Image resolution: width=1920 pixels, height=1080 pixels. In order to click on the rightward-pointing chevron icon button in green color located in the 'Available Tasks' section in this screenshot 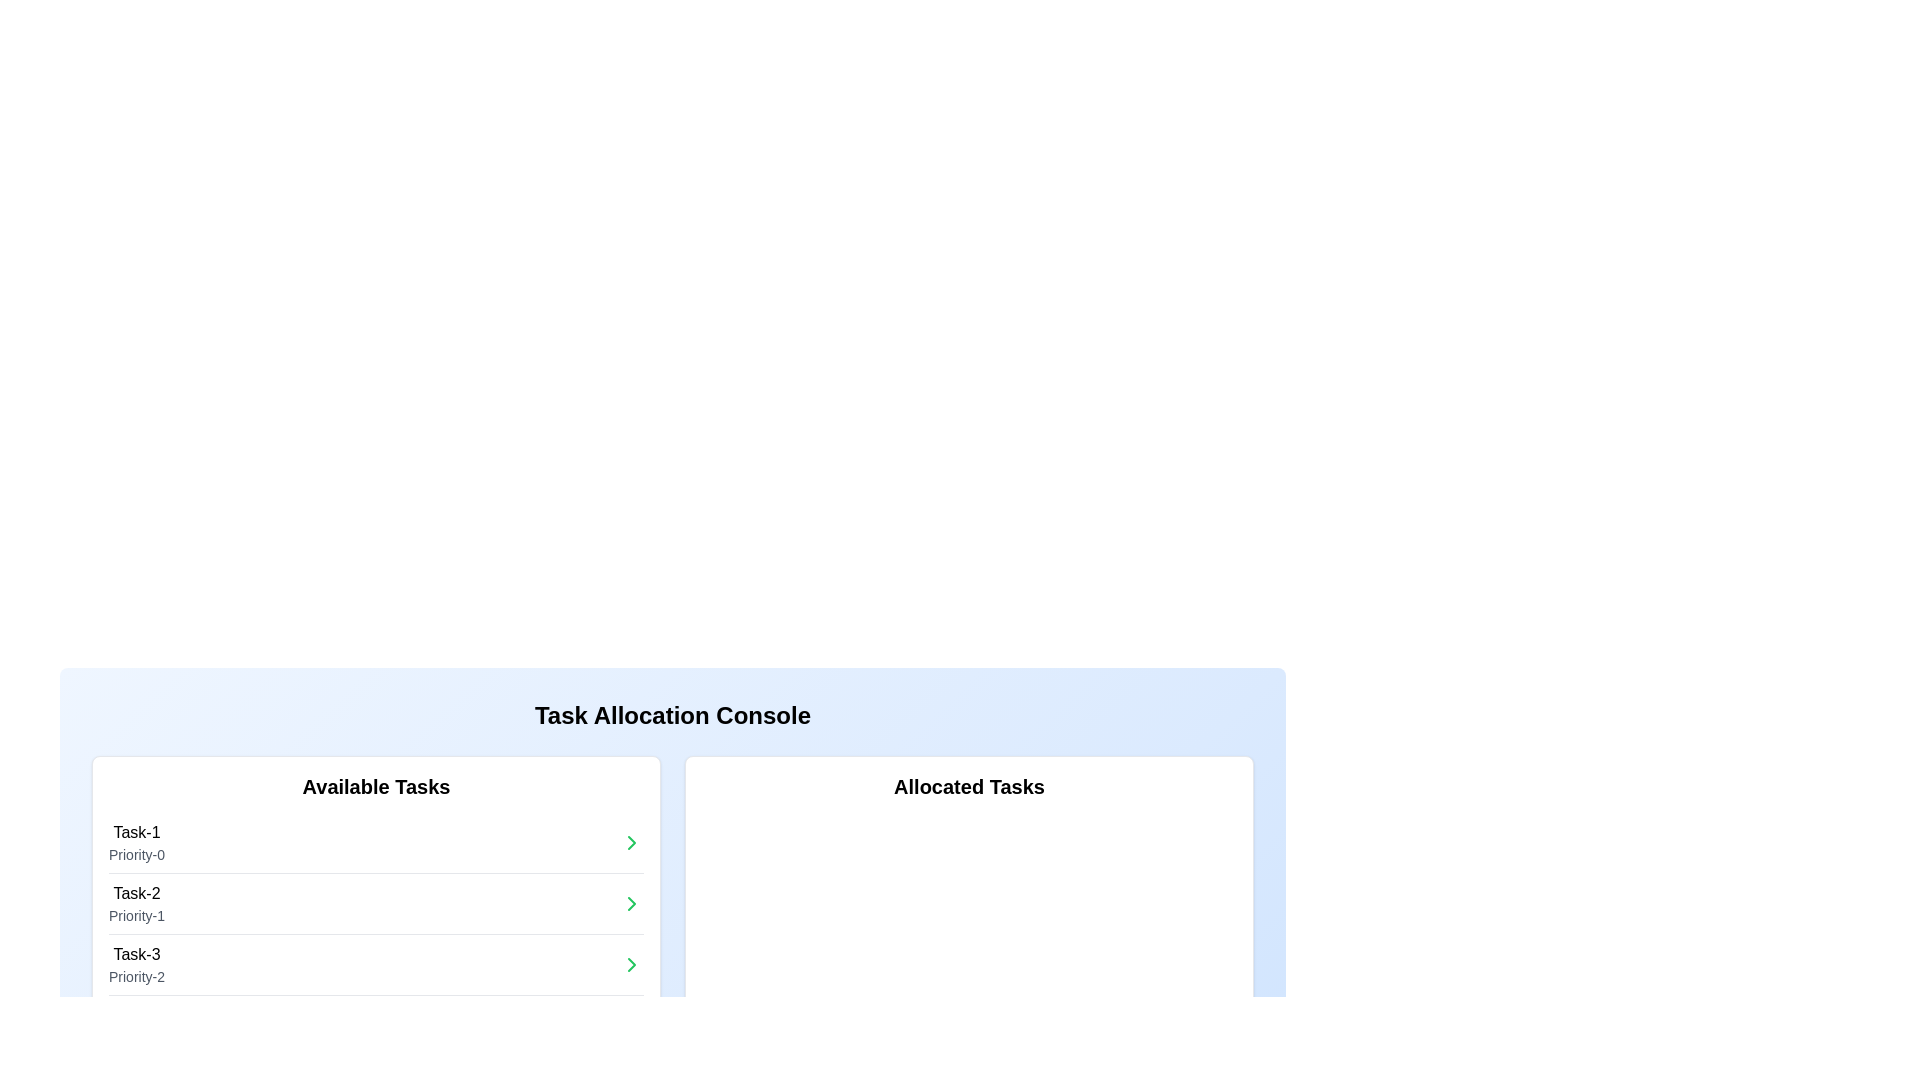, I will do `click(631, 843)`.